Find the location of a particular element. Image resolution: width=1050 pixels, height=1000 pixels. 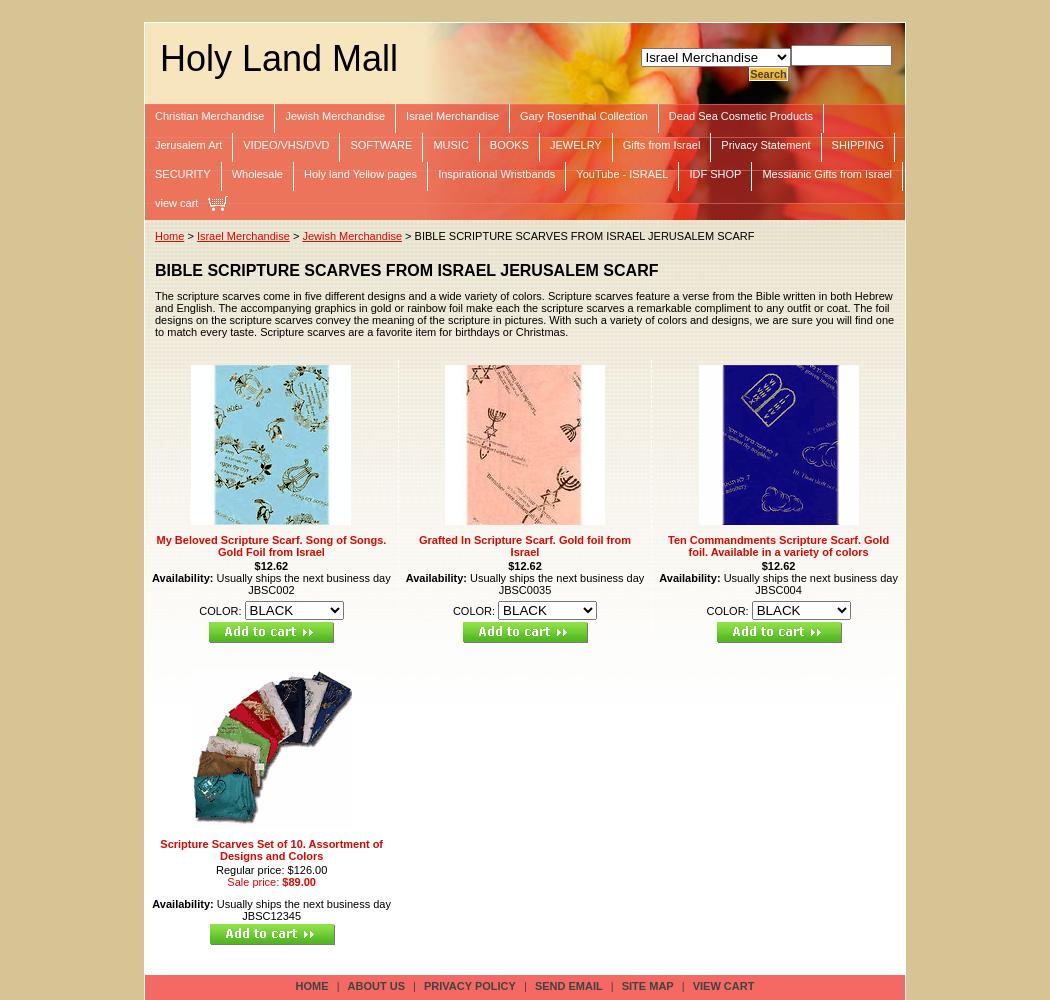

'Regular price: $126.00' is located at coordinates (270, 868).